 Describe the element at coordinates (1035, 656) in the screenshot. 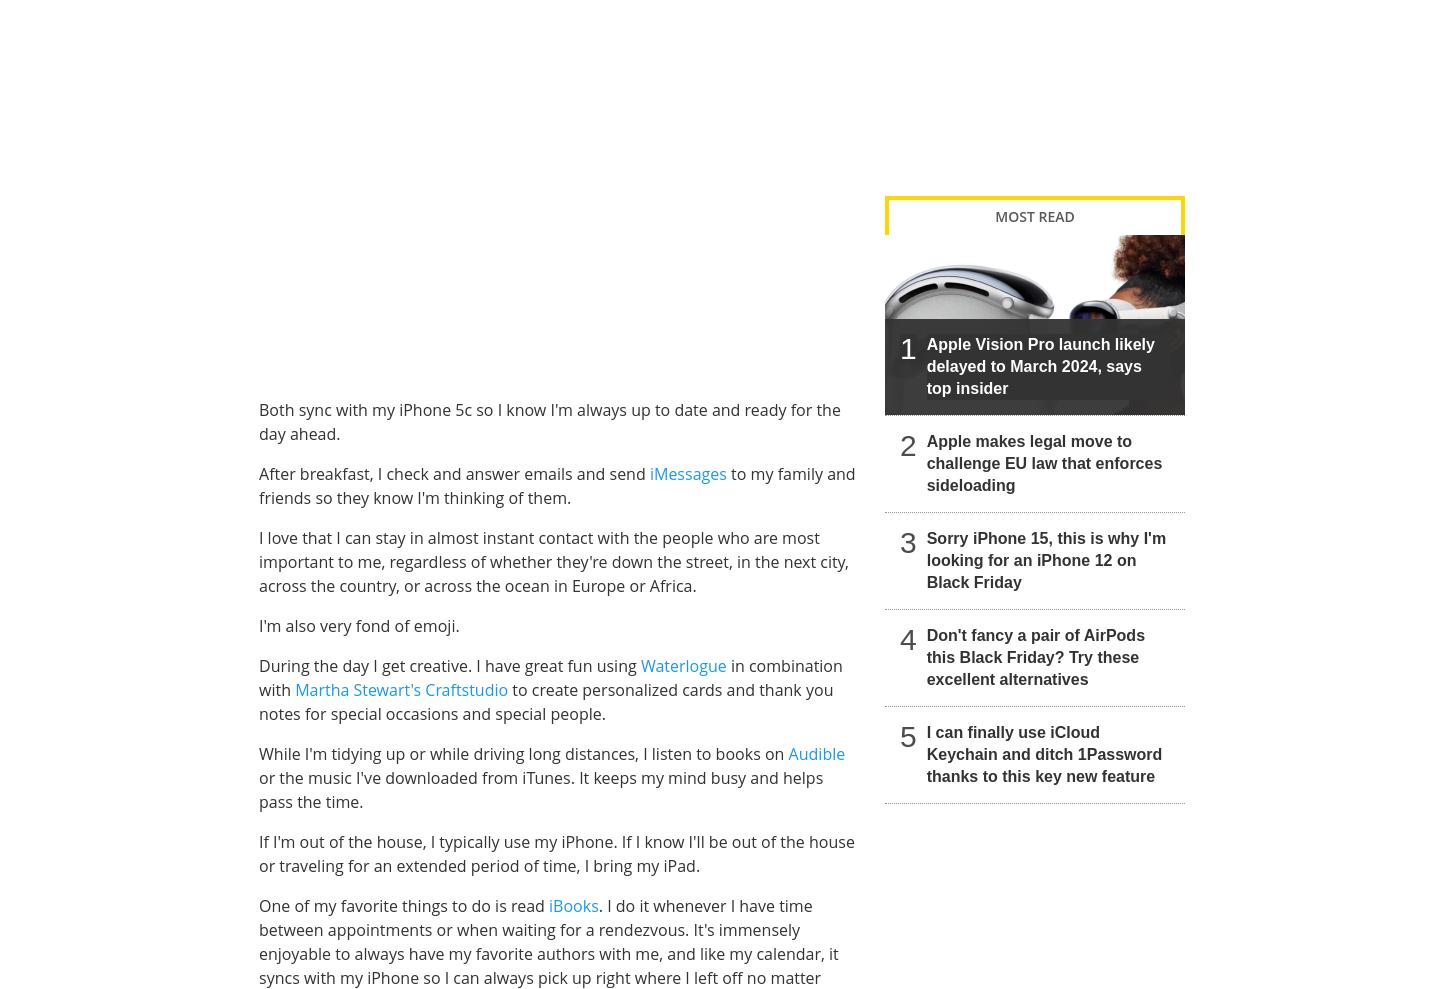

I see `'Don't fancy a pair of AirPods this Black Friday? Try these excellent alternatives'` at that location.